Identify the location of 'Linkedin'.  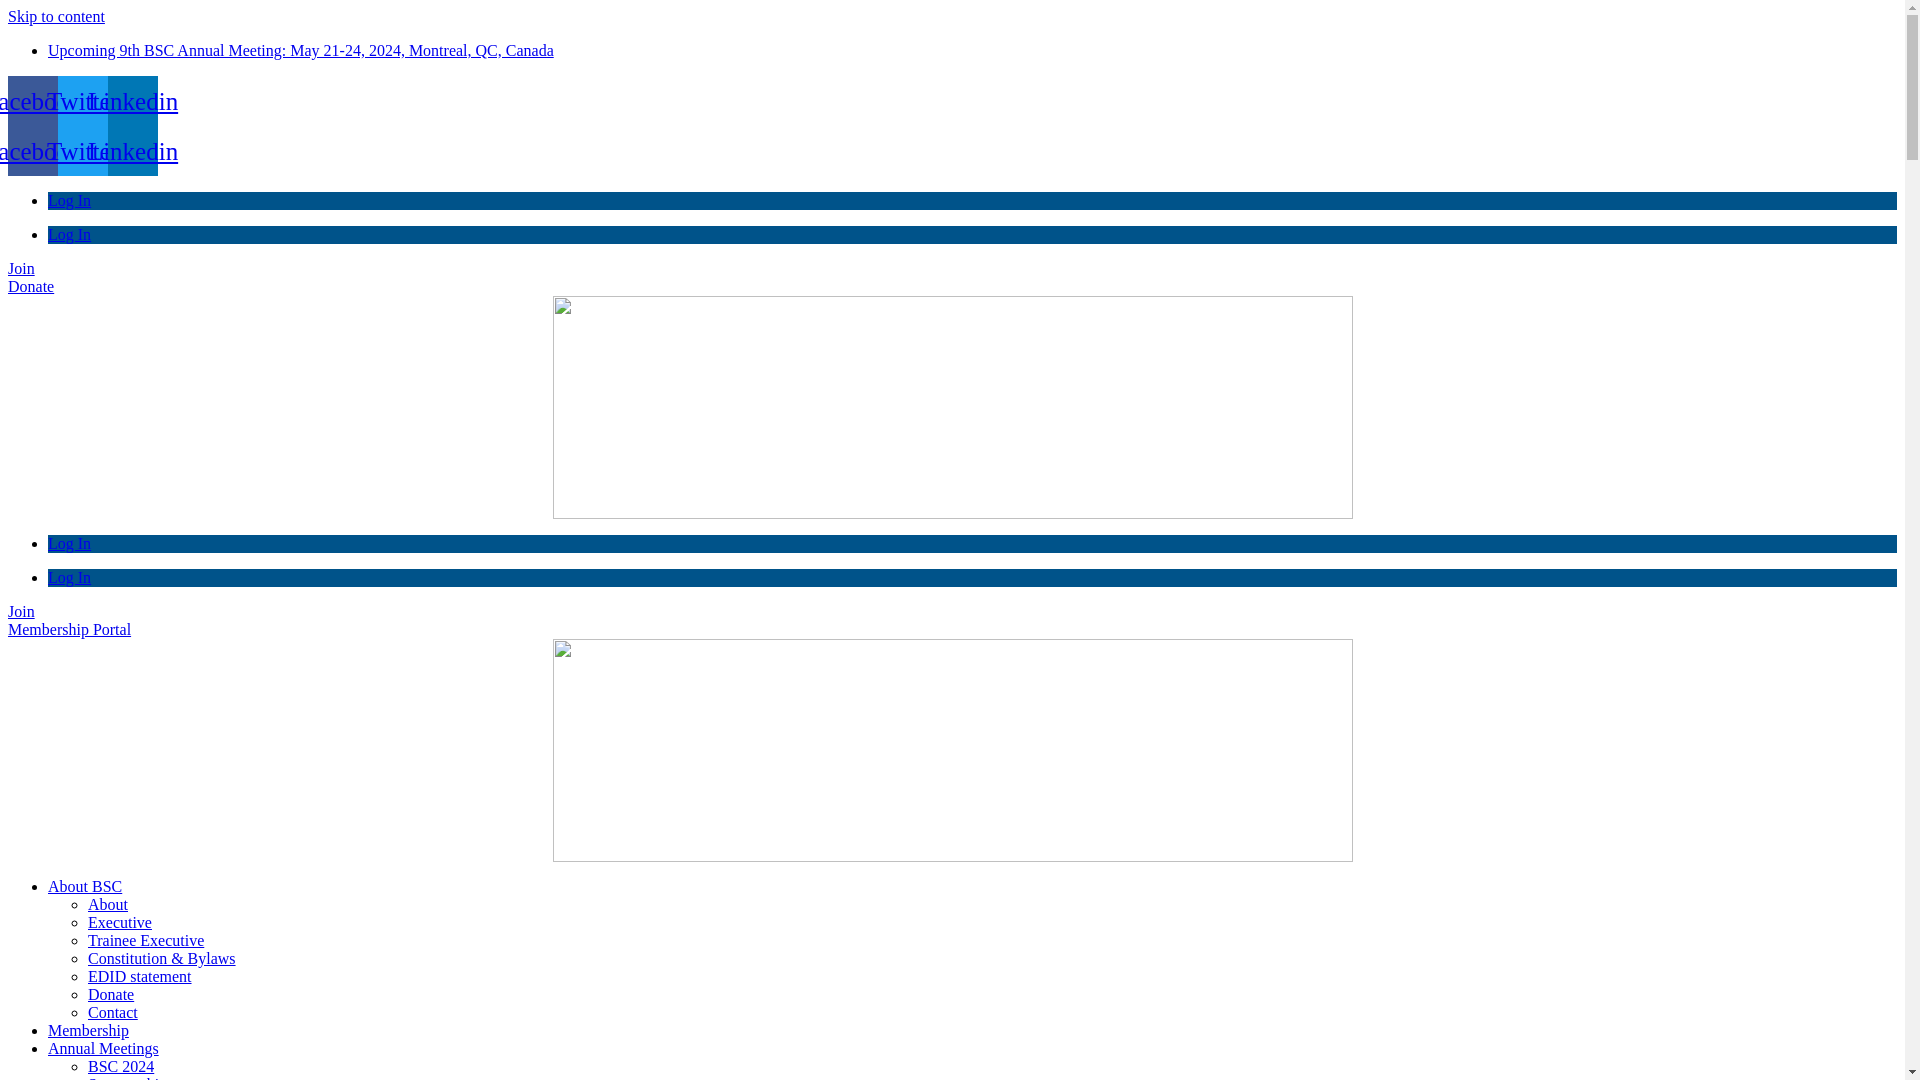
(132, 149).